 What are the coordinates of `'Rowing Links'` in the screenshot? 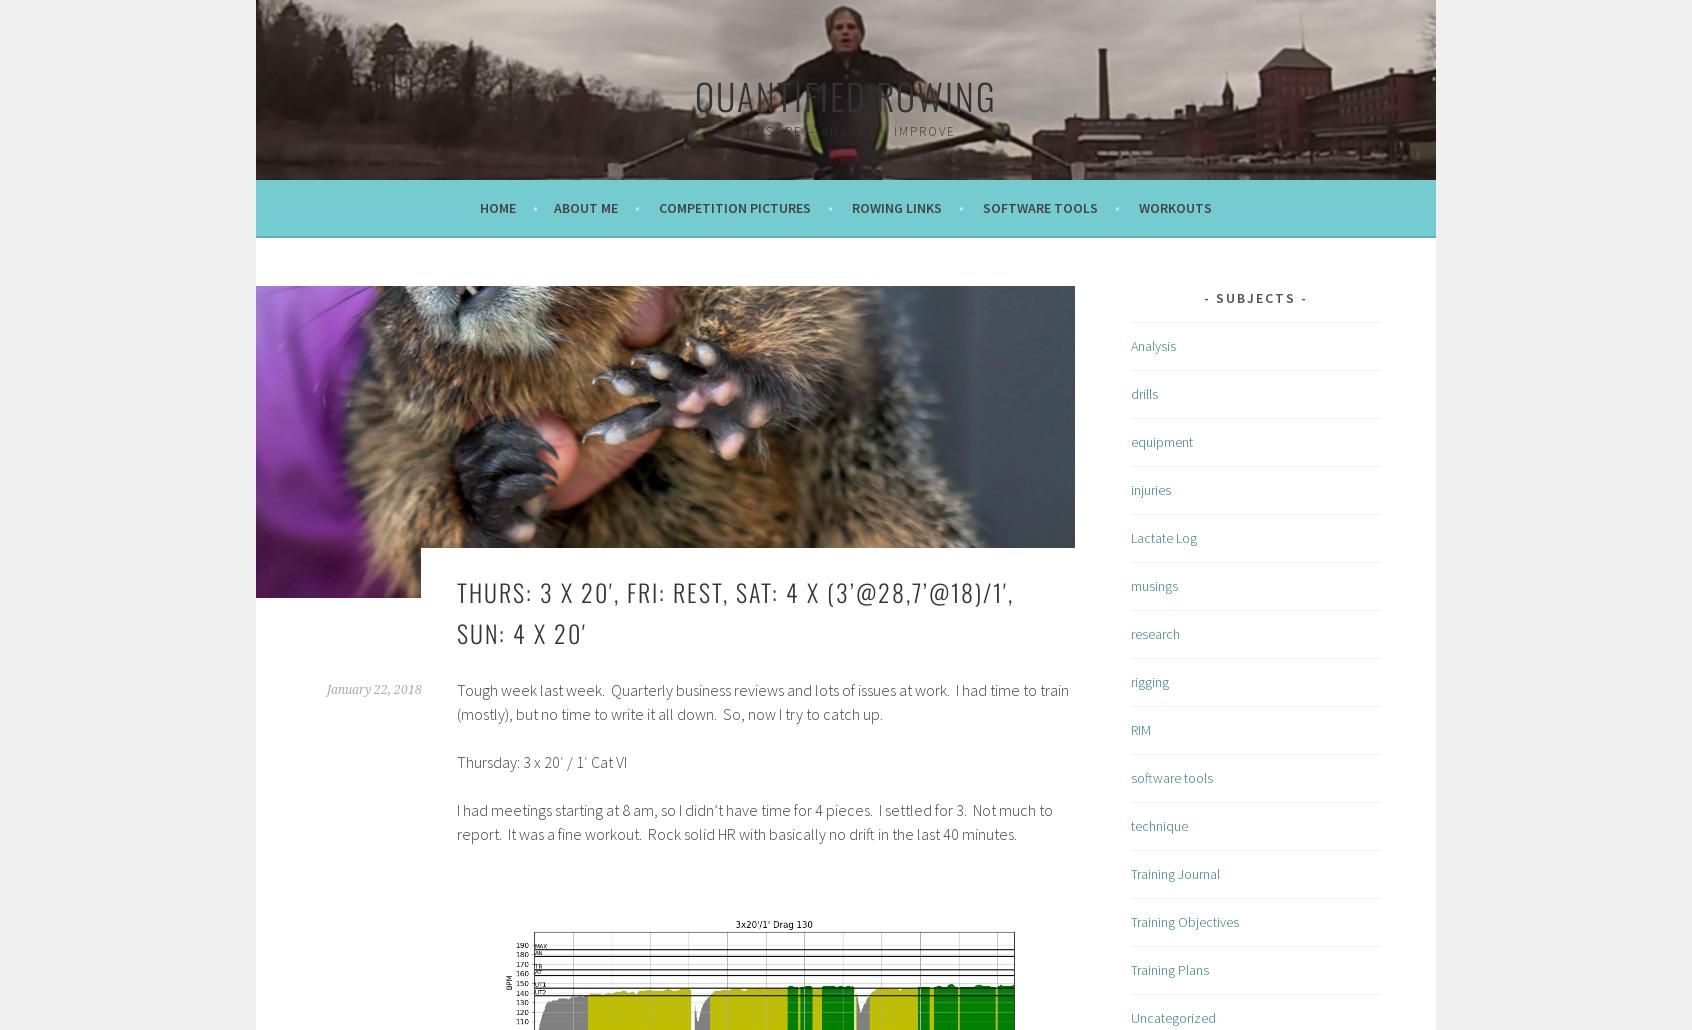 It's located at (850, 207).